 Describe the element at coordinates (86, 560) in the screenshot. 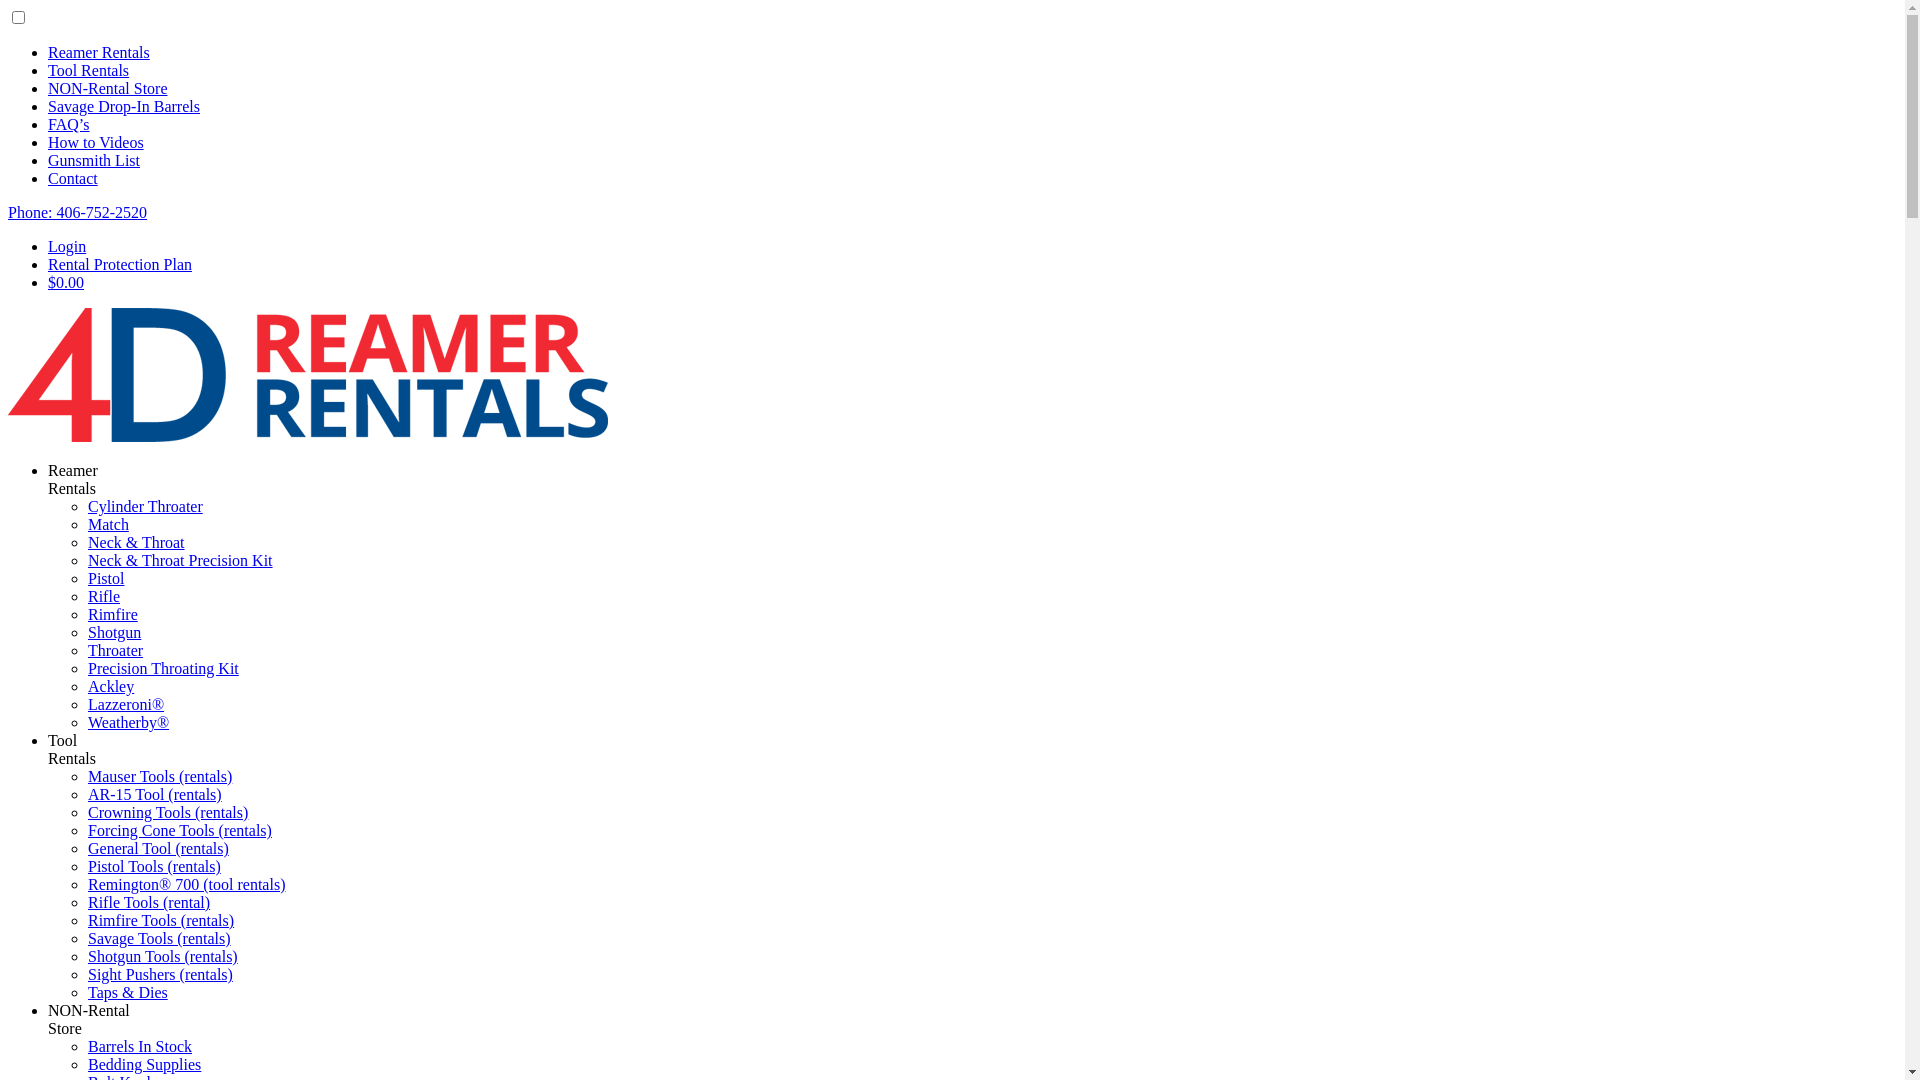

I see `'Neck & Throat Precision Kit'` at that location.